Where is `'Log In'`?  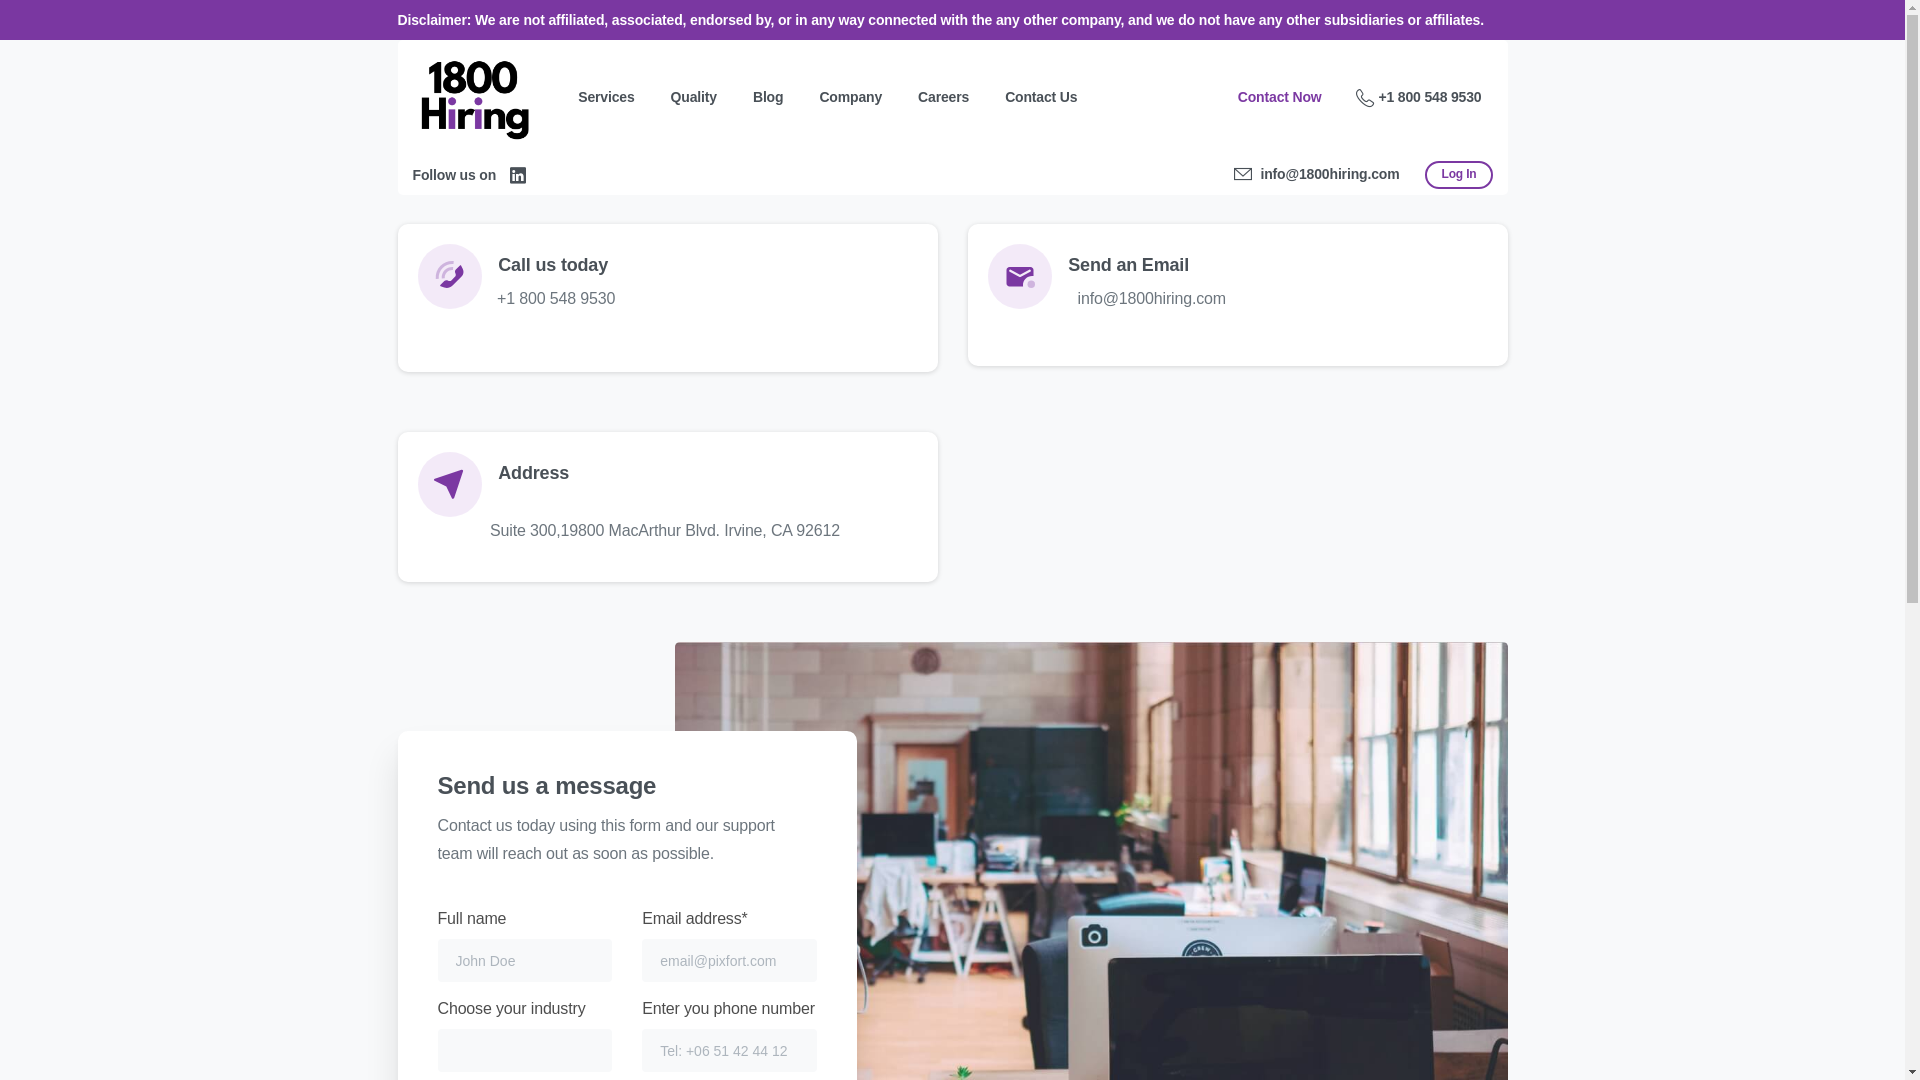 'Log In' is located at coordinates (1458, 173).